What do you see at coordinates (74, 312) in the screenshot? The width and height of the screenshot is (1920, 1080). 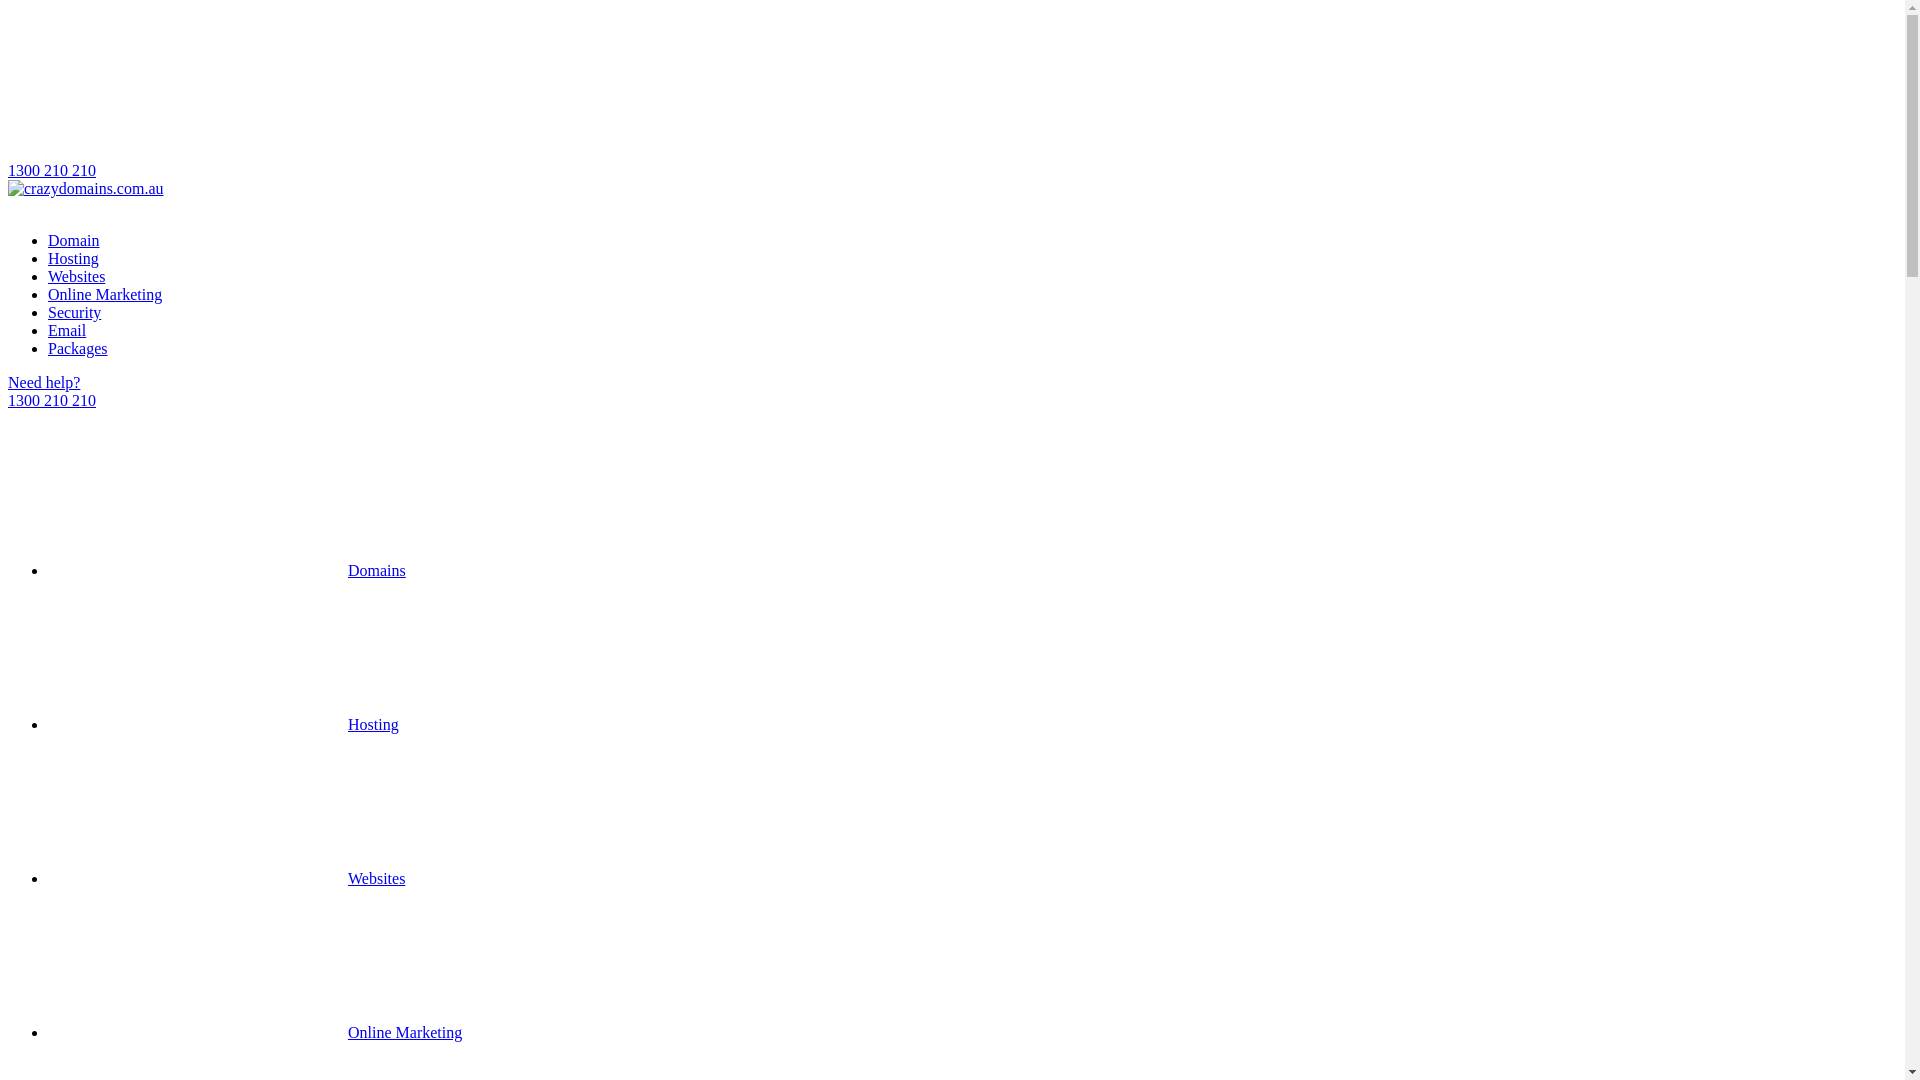 I see `'Security'` at bounding box center [74, 312].